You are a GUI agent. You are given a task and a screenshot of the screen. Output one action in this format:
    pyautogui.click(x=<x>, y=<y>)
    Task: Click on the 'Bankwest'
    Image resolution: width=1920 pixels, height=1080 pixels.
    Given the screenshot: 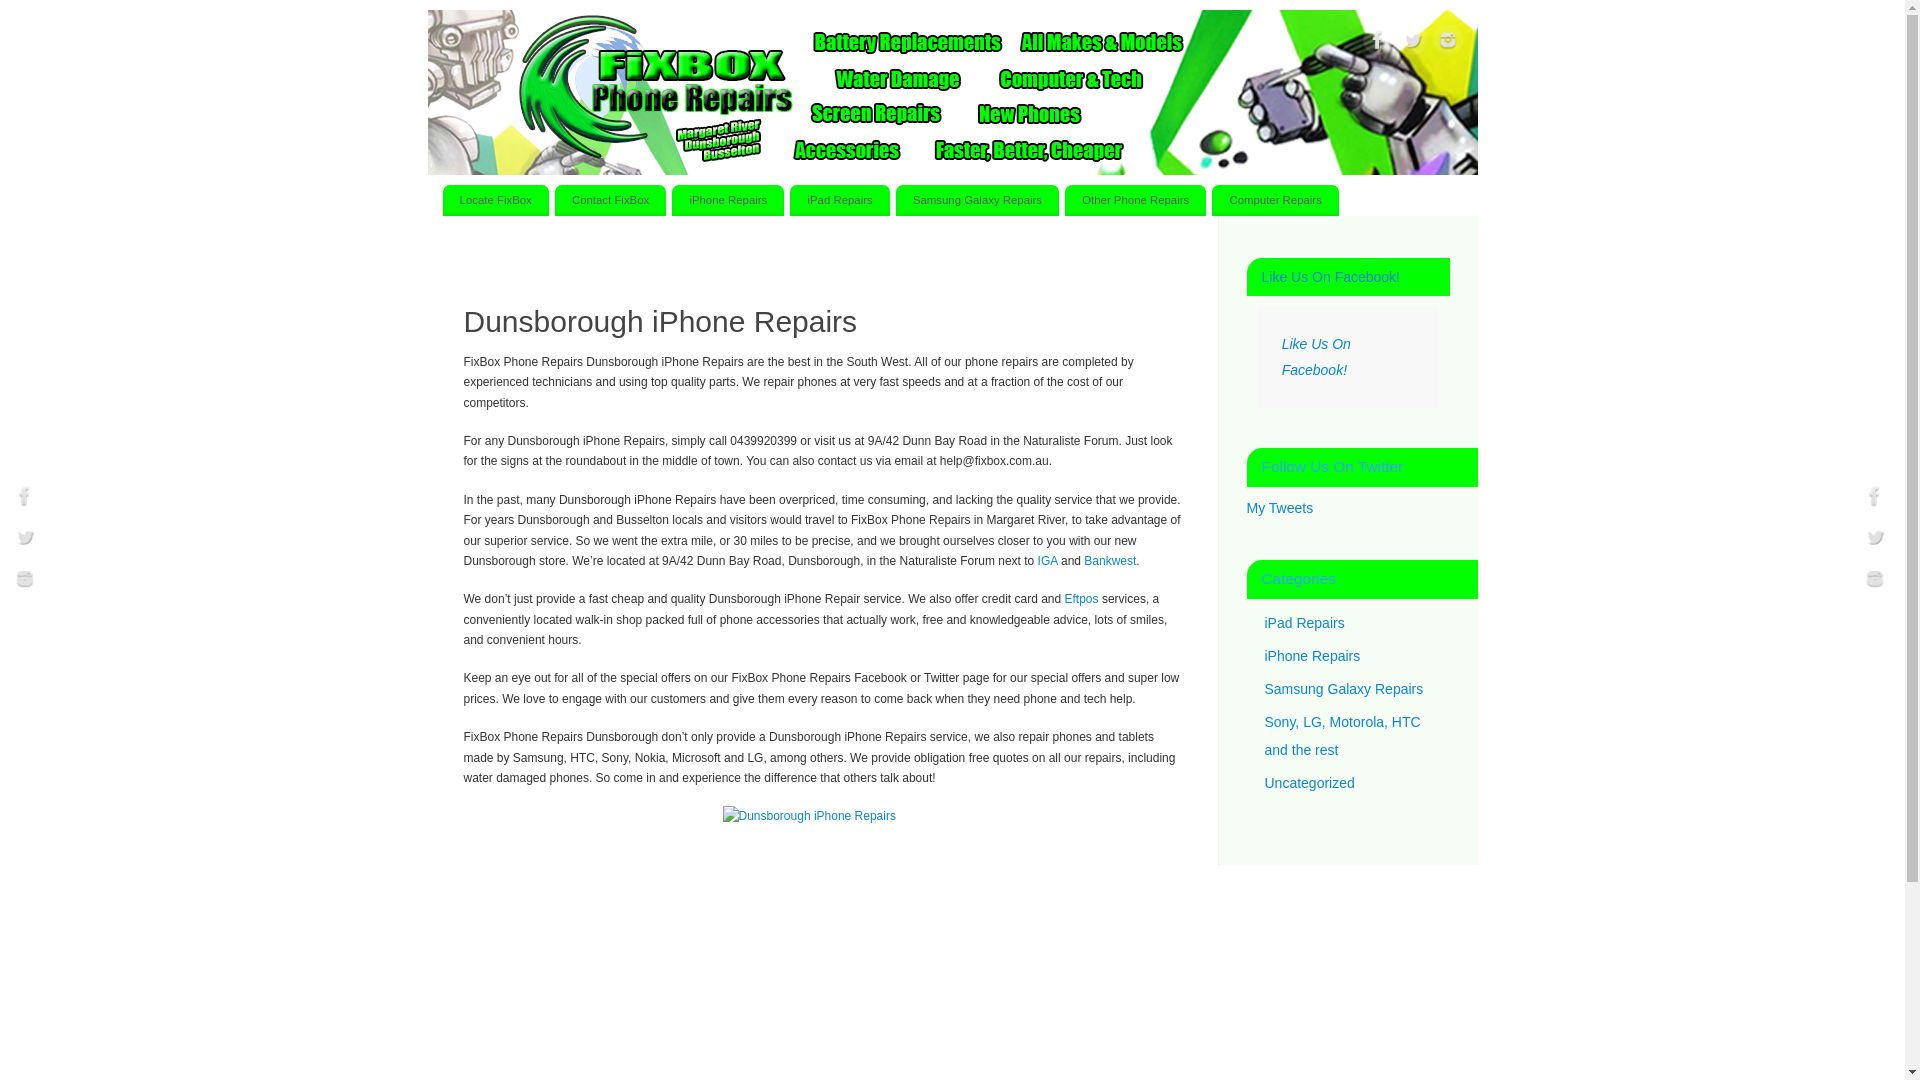 What is the action you would take?
    pyautogui.click(x=1083, y=560)
    